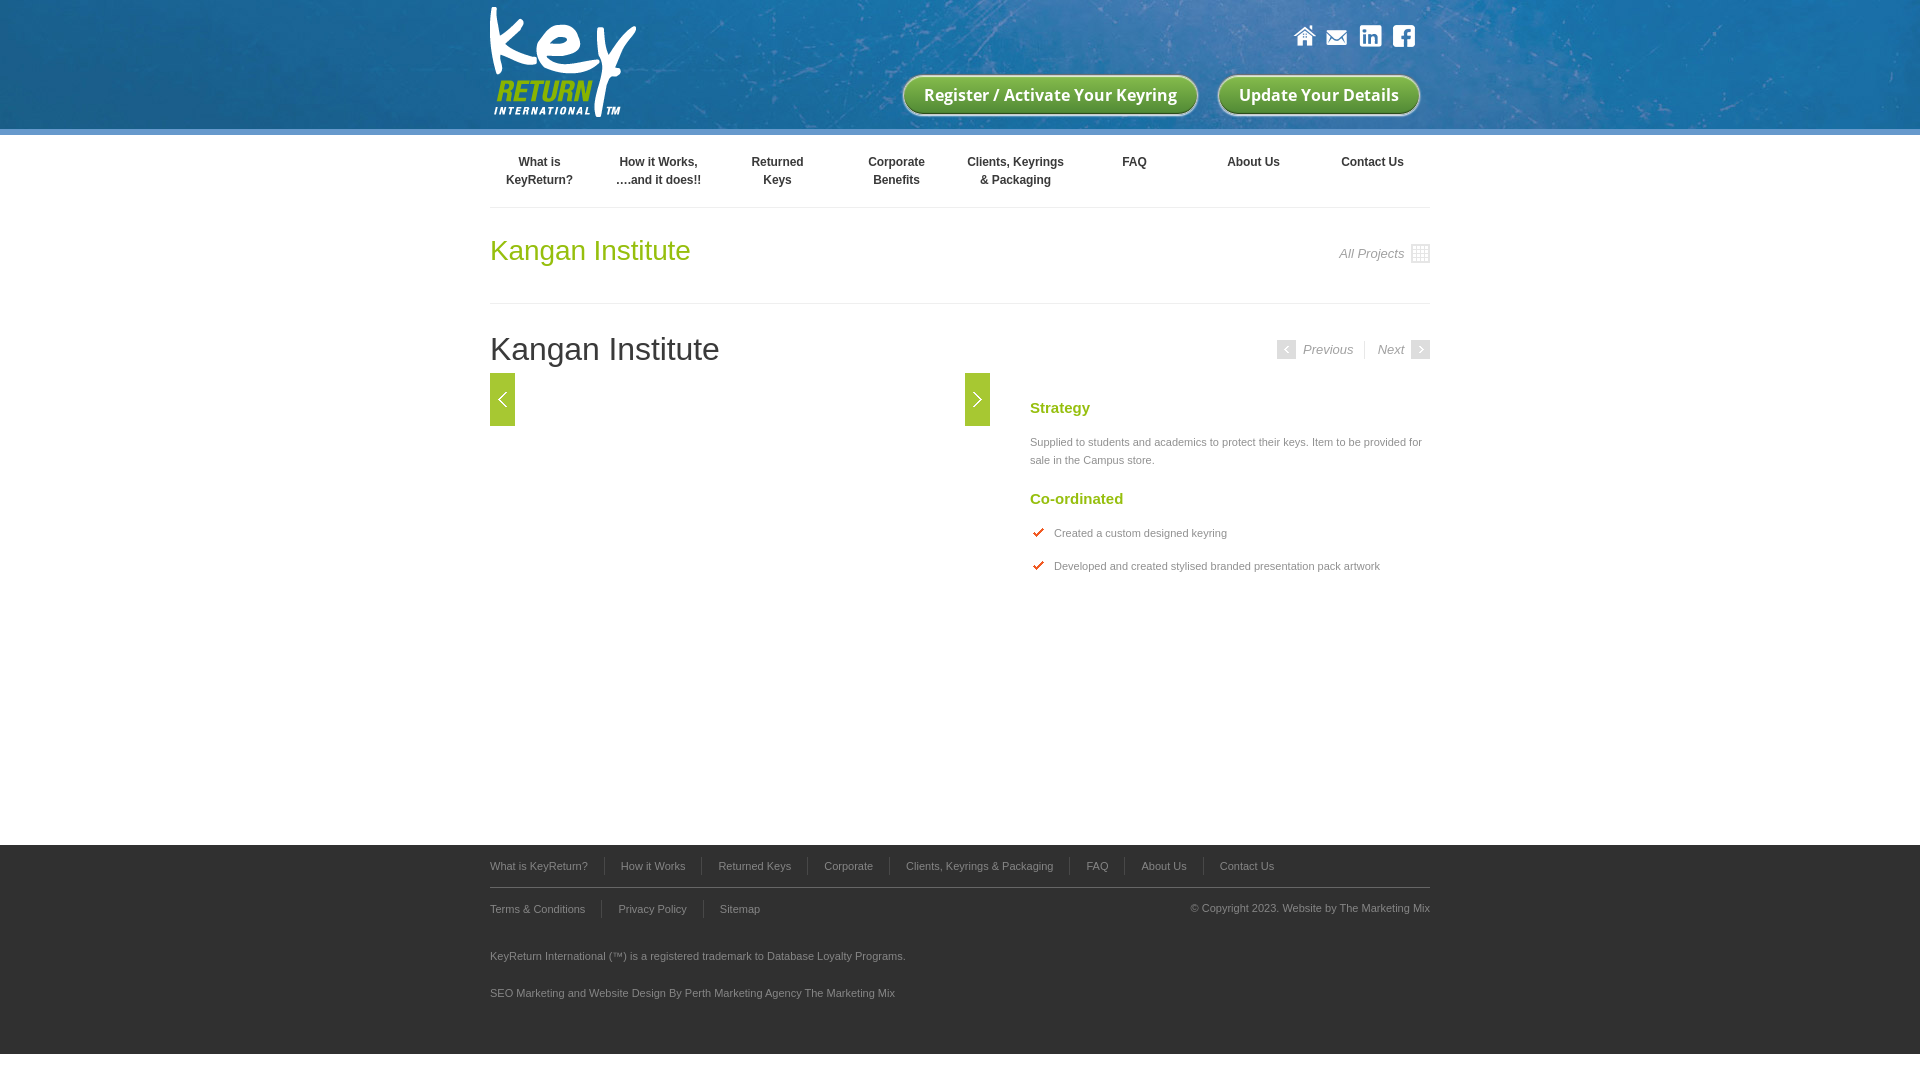  I want to click on 'Terms & Conditions', so click(489, 909).